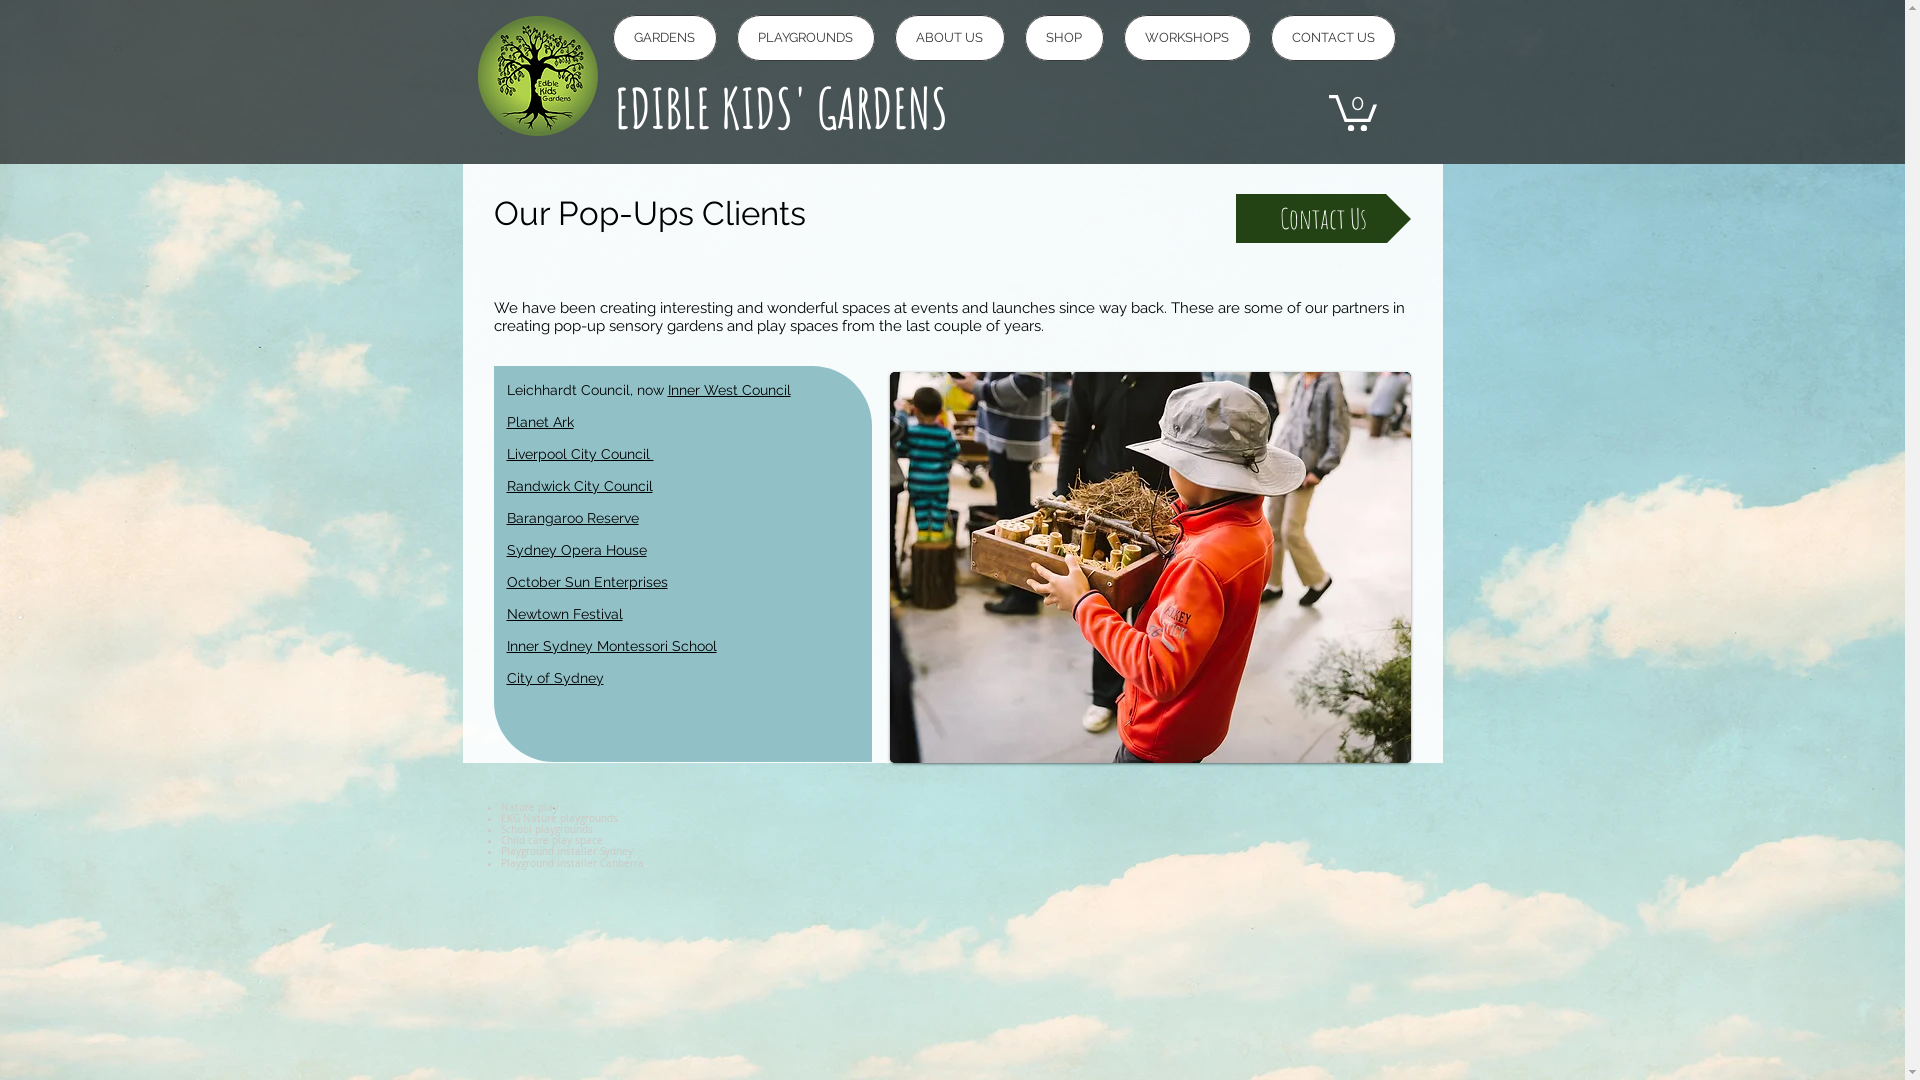  I want to click on 'Inner West Council', so click(728, 389).